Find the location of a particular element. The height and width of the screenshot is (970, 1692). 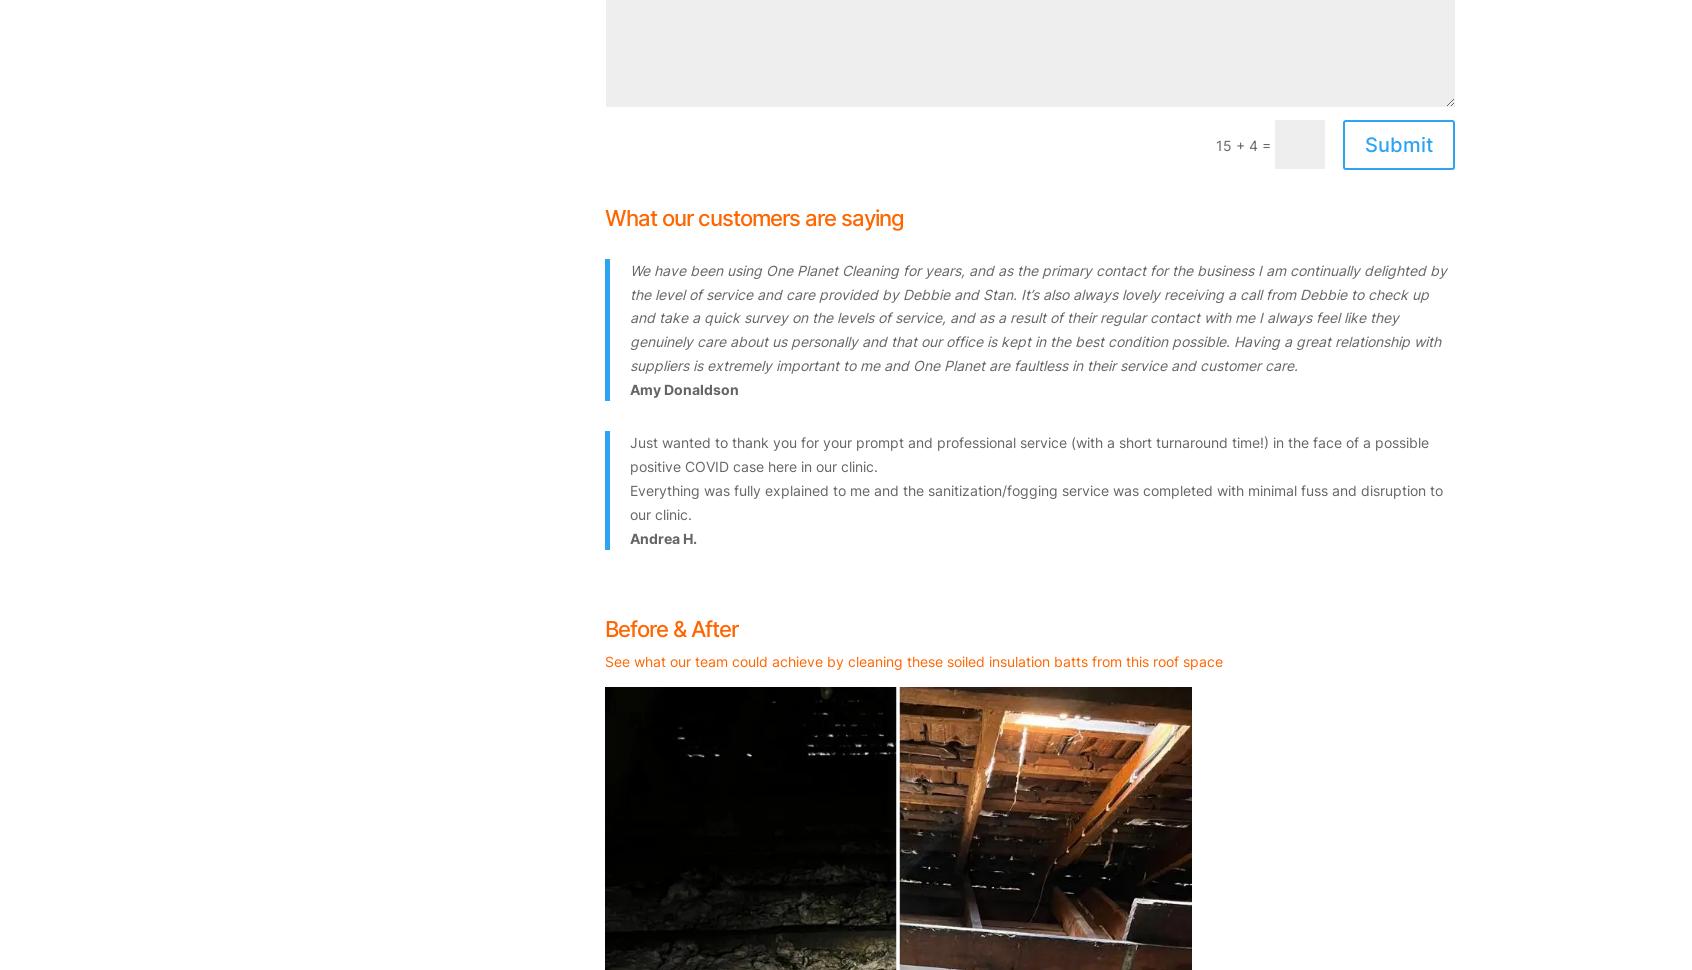

'See what our team could achieve by cleaning these soiled insulation batts from this roof space' is located at coordinates (604, 660).